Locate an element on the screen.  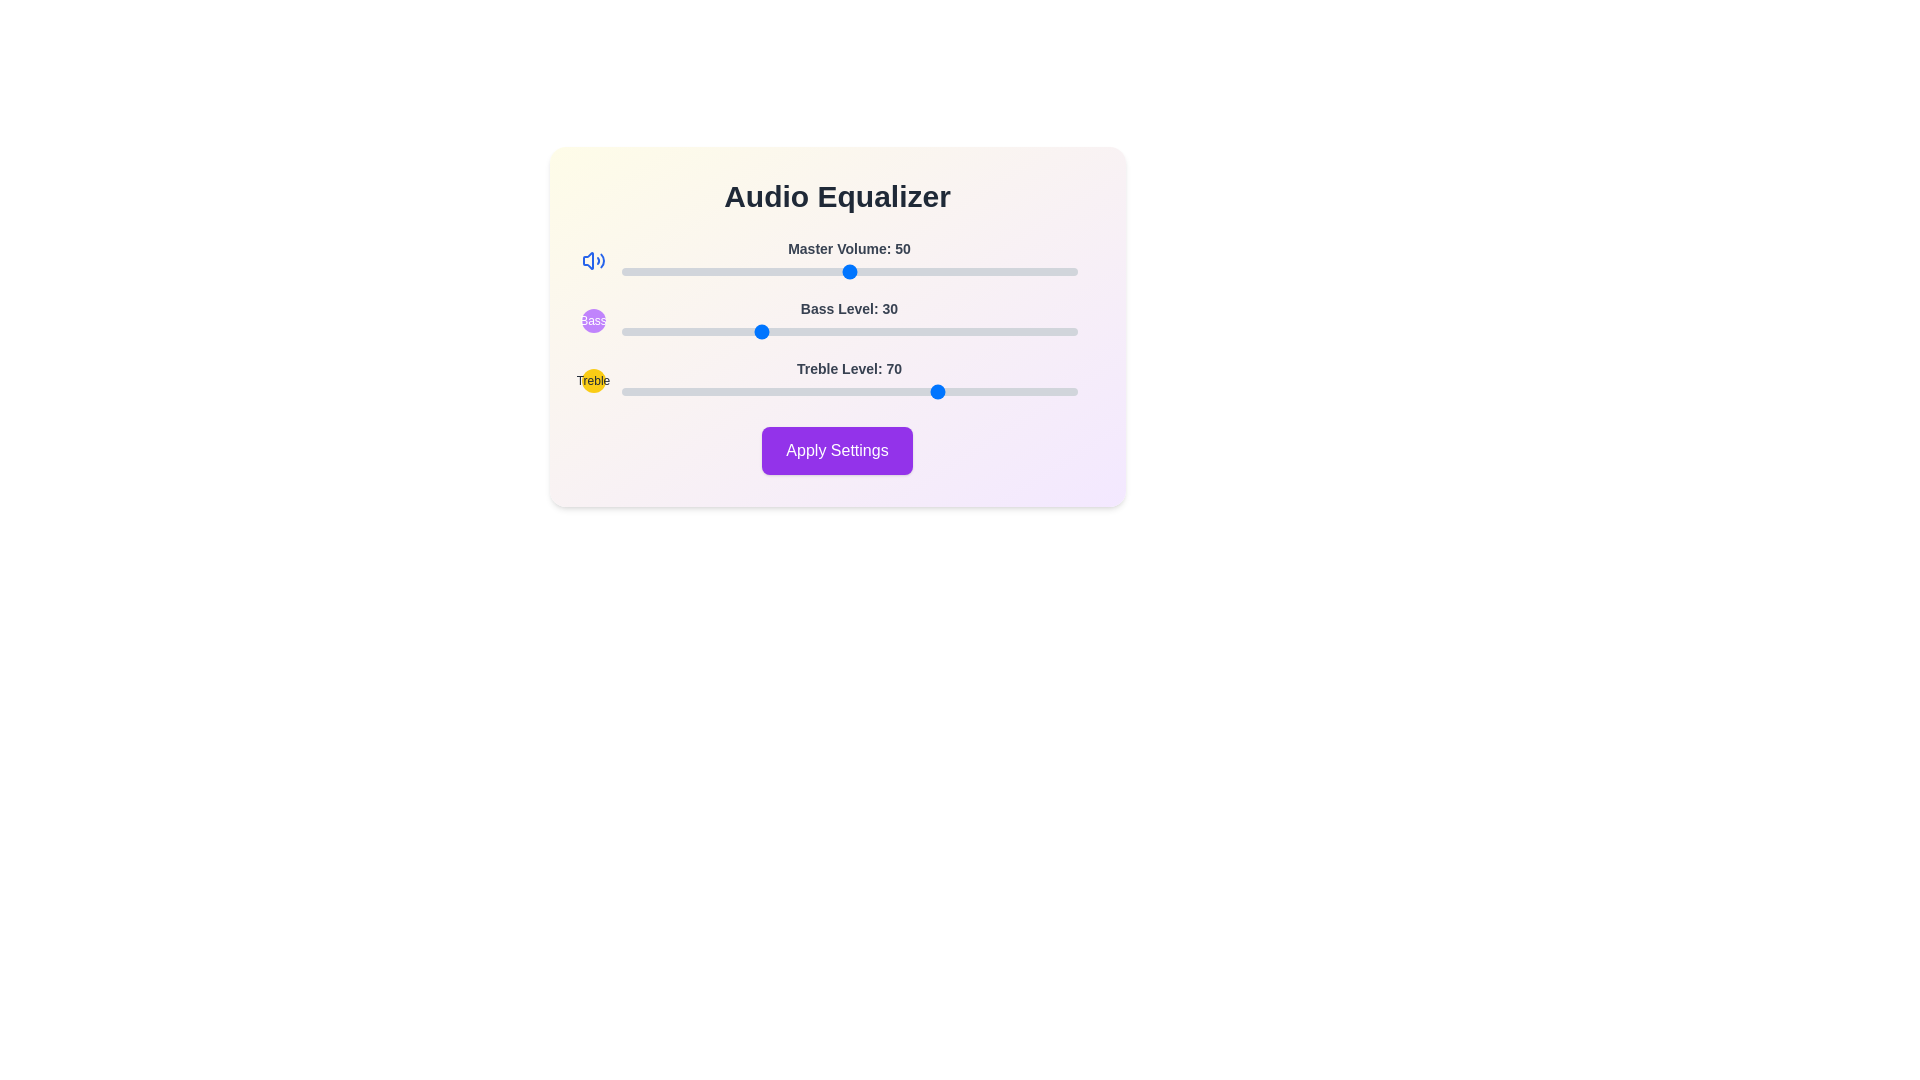
and drag the blue knob of the 'Treble Level: 70' range slider located in the 'Treble' group to adjust the treble level is located at coordinates (849, 381).